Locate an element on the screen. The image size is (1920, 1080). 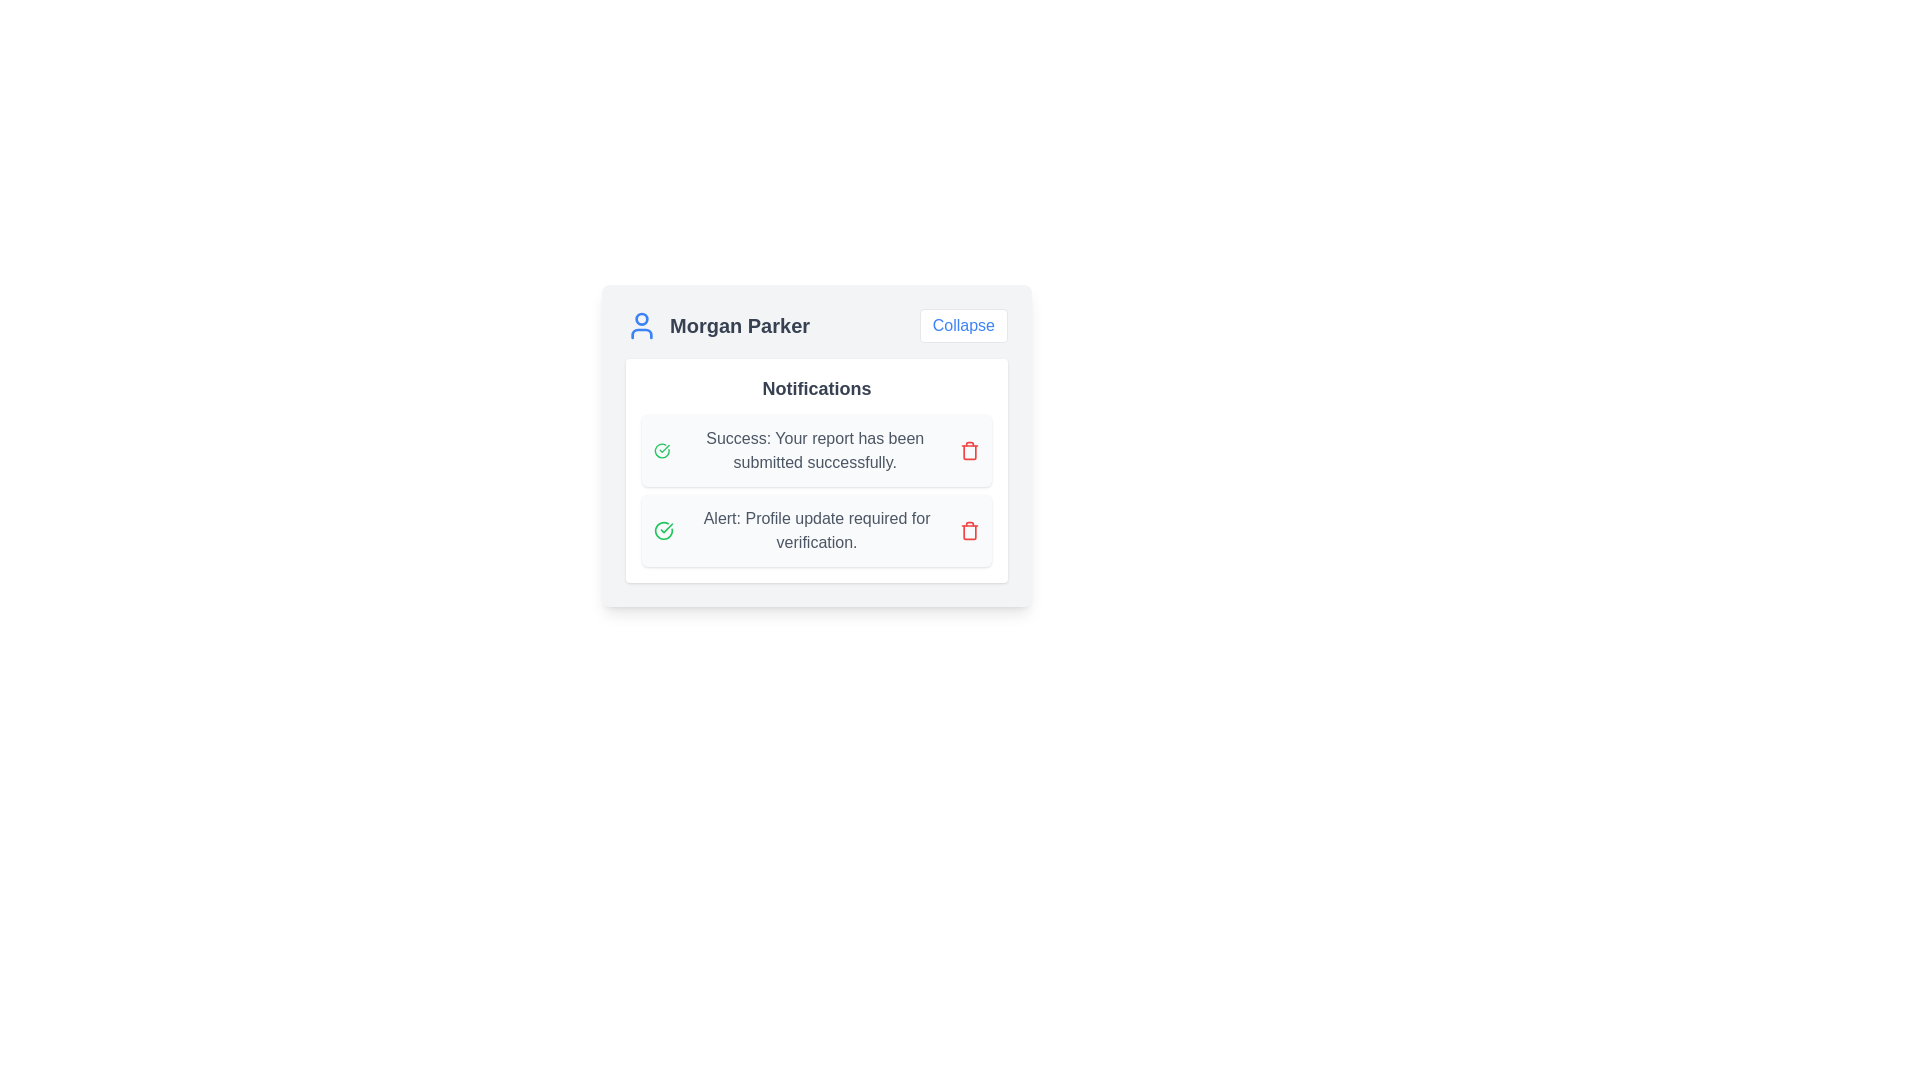
the user profile text label, which is located directly to the right of a blue person silhouette icon and above the Notifications section is located at coordinates (738, 325).